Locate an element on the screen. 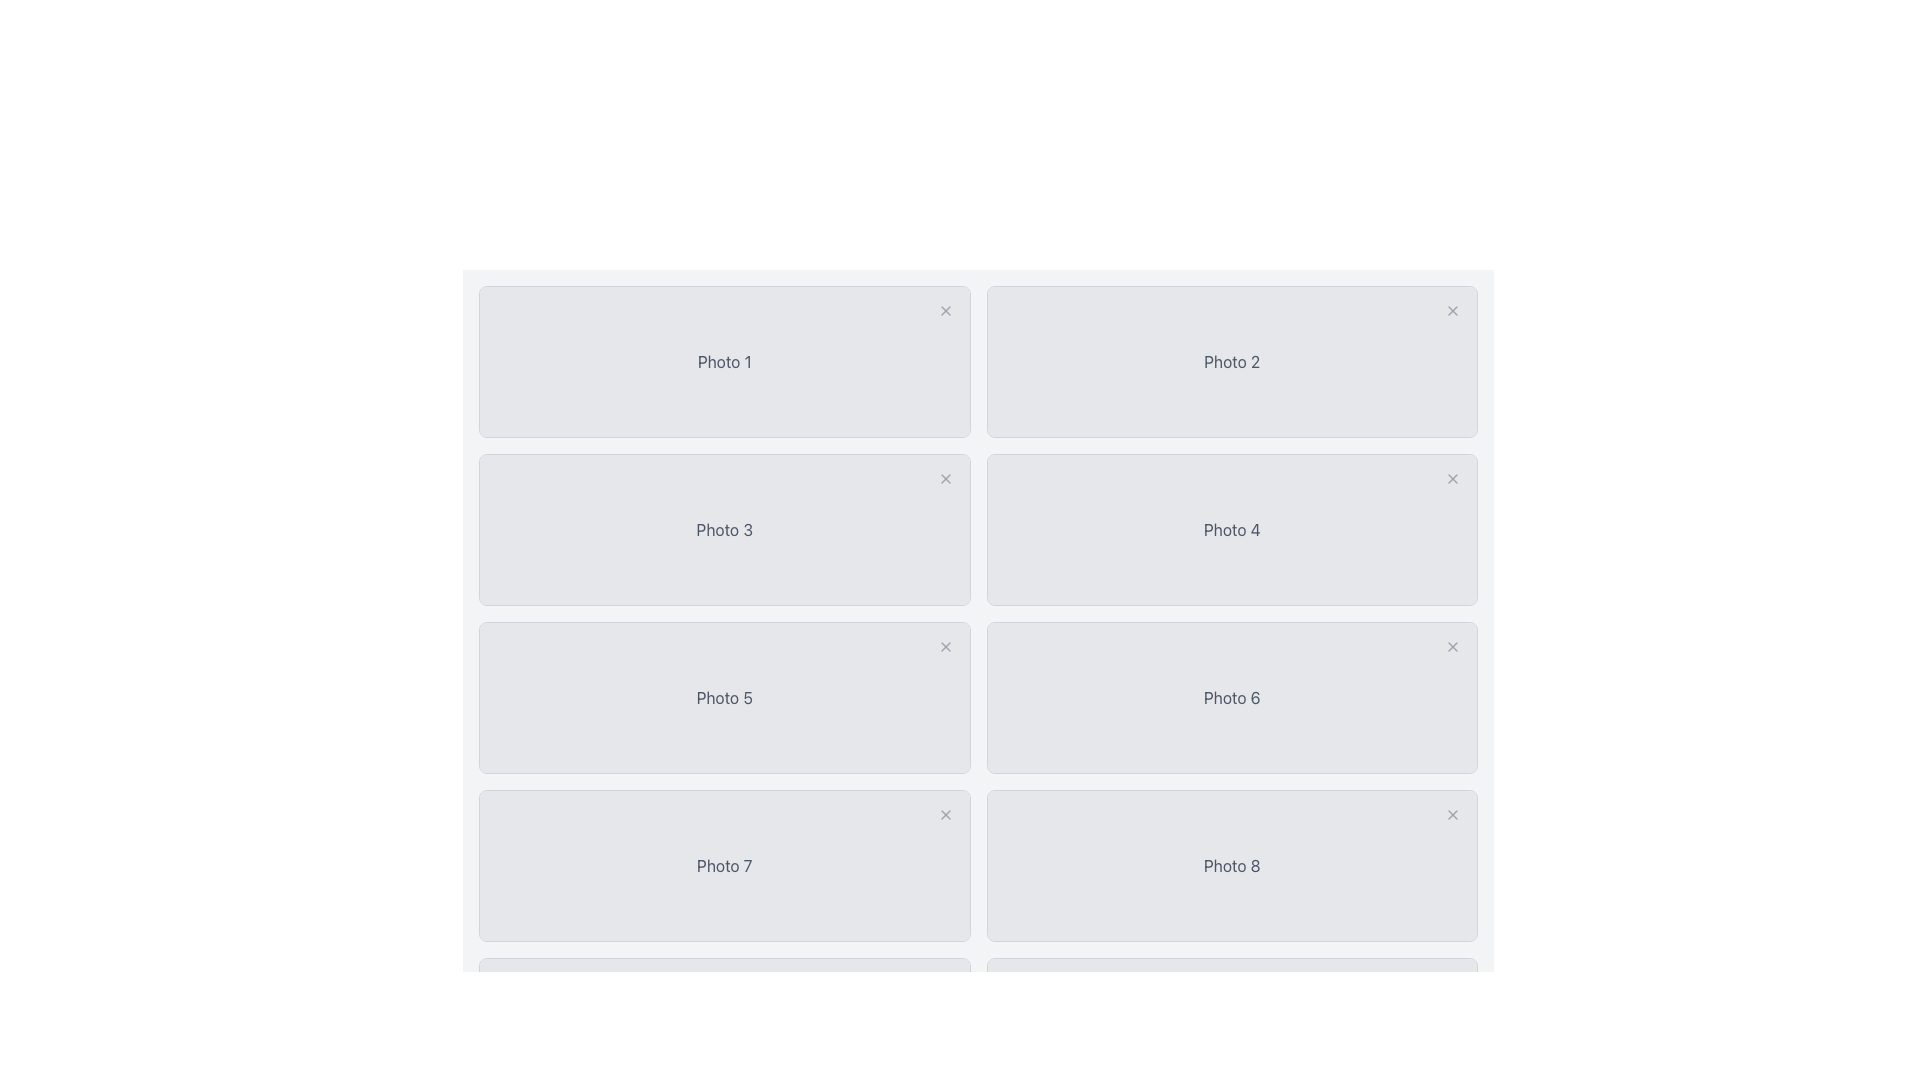 The width and height of the screenshot is (1920, 1080). the close button represented by an 'X' in the upper-right corner of the 'Photo 7' section is located at coordinates (944, 814).